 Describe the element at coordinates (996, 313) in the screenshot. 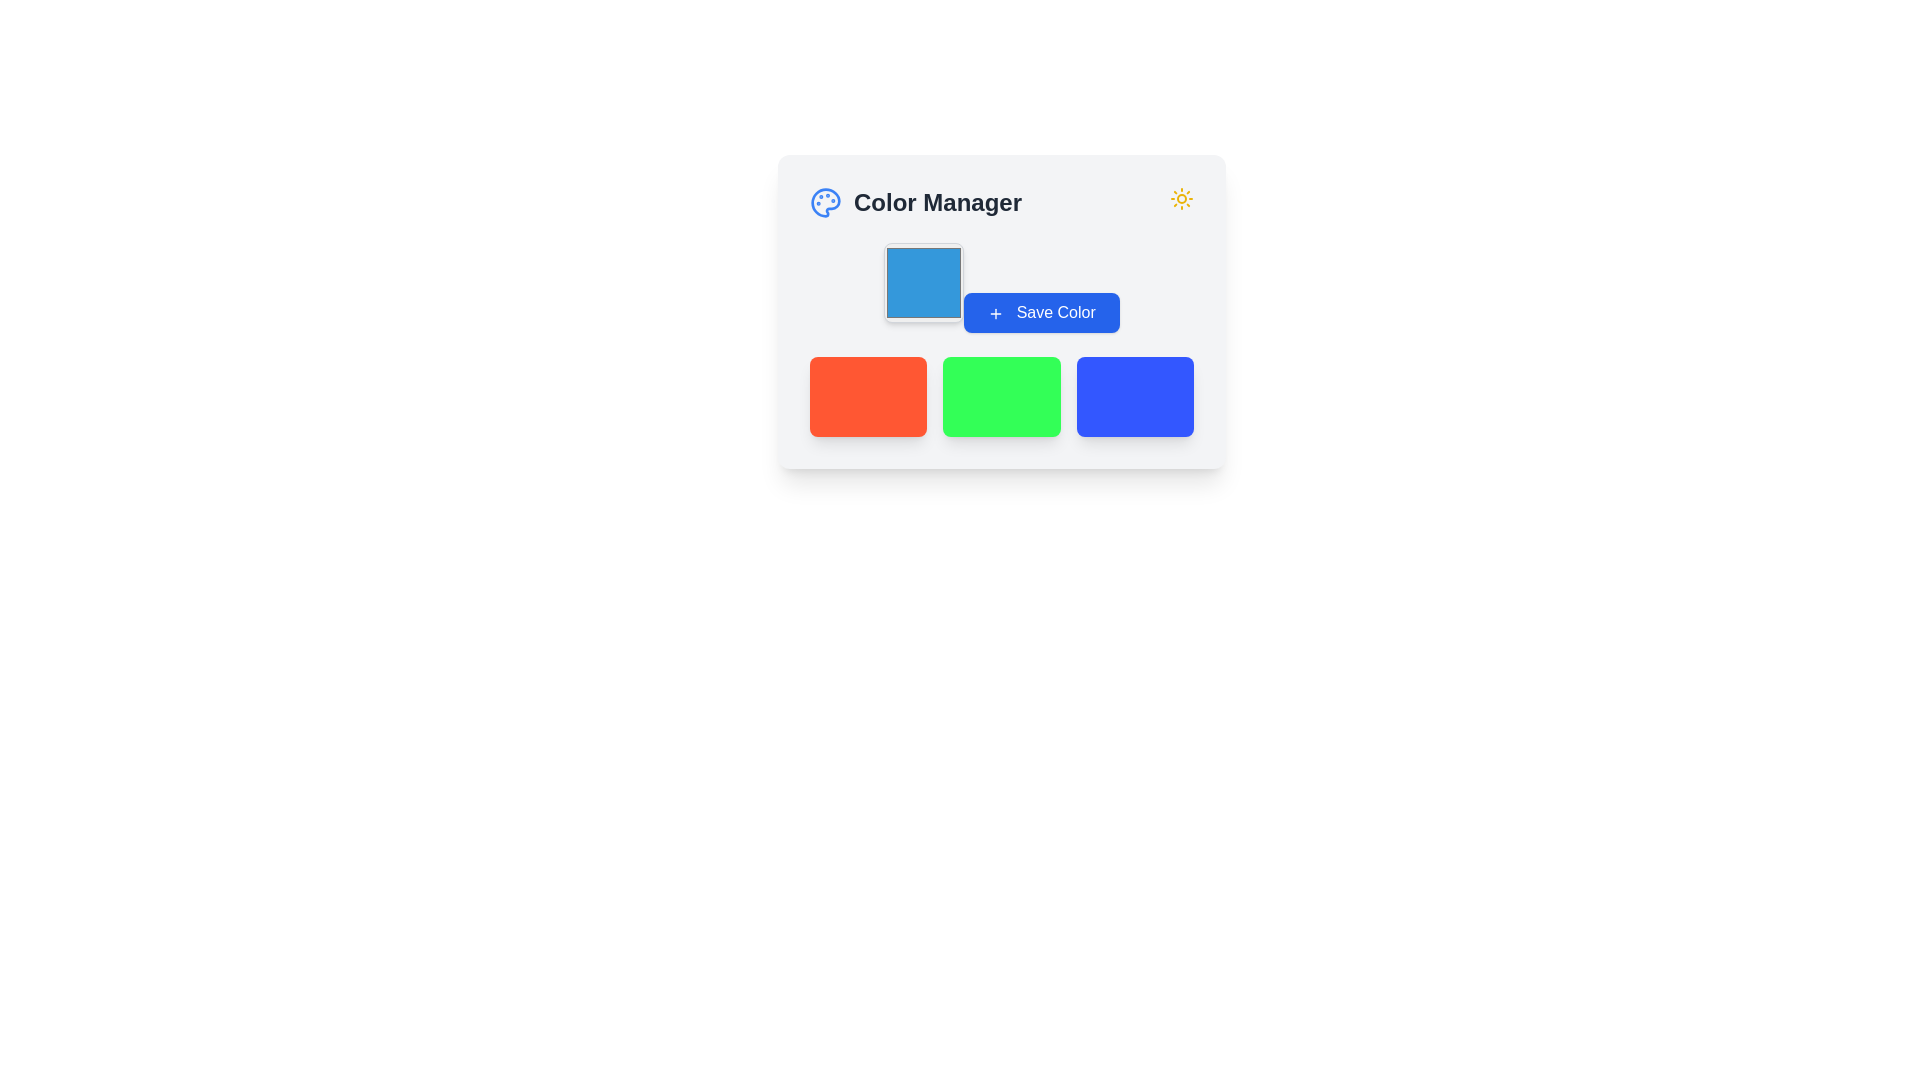

I see `the plus sign icon located inside the blue 'Save Color' button` at that location.